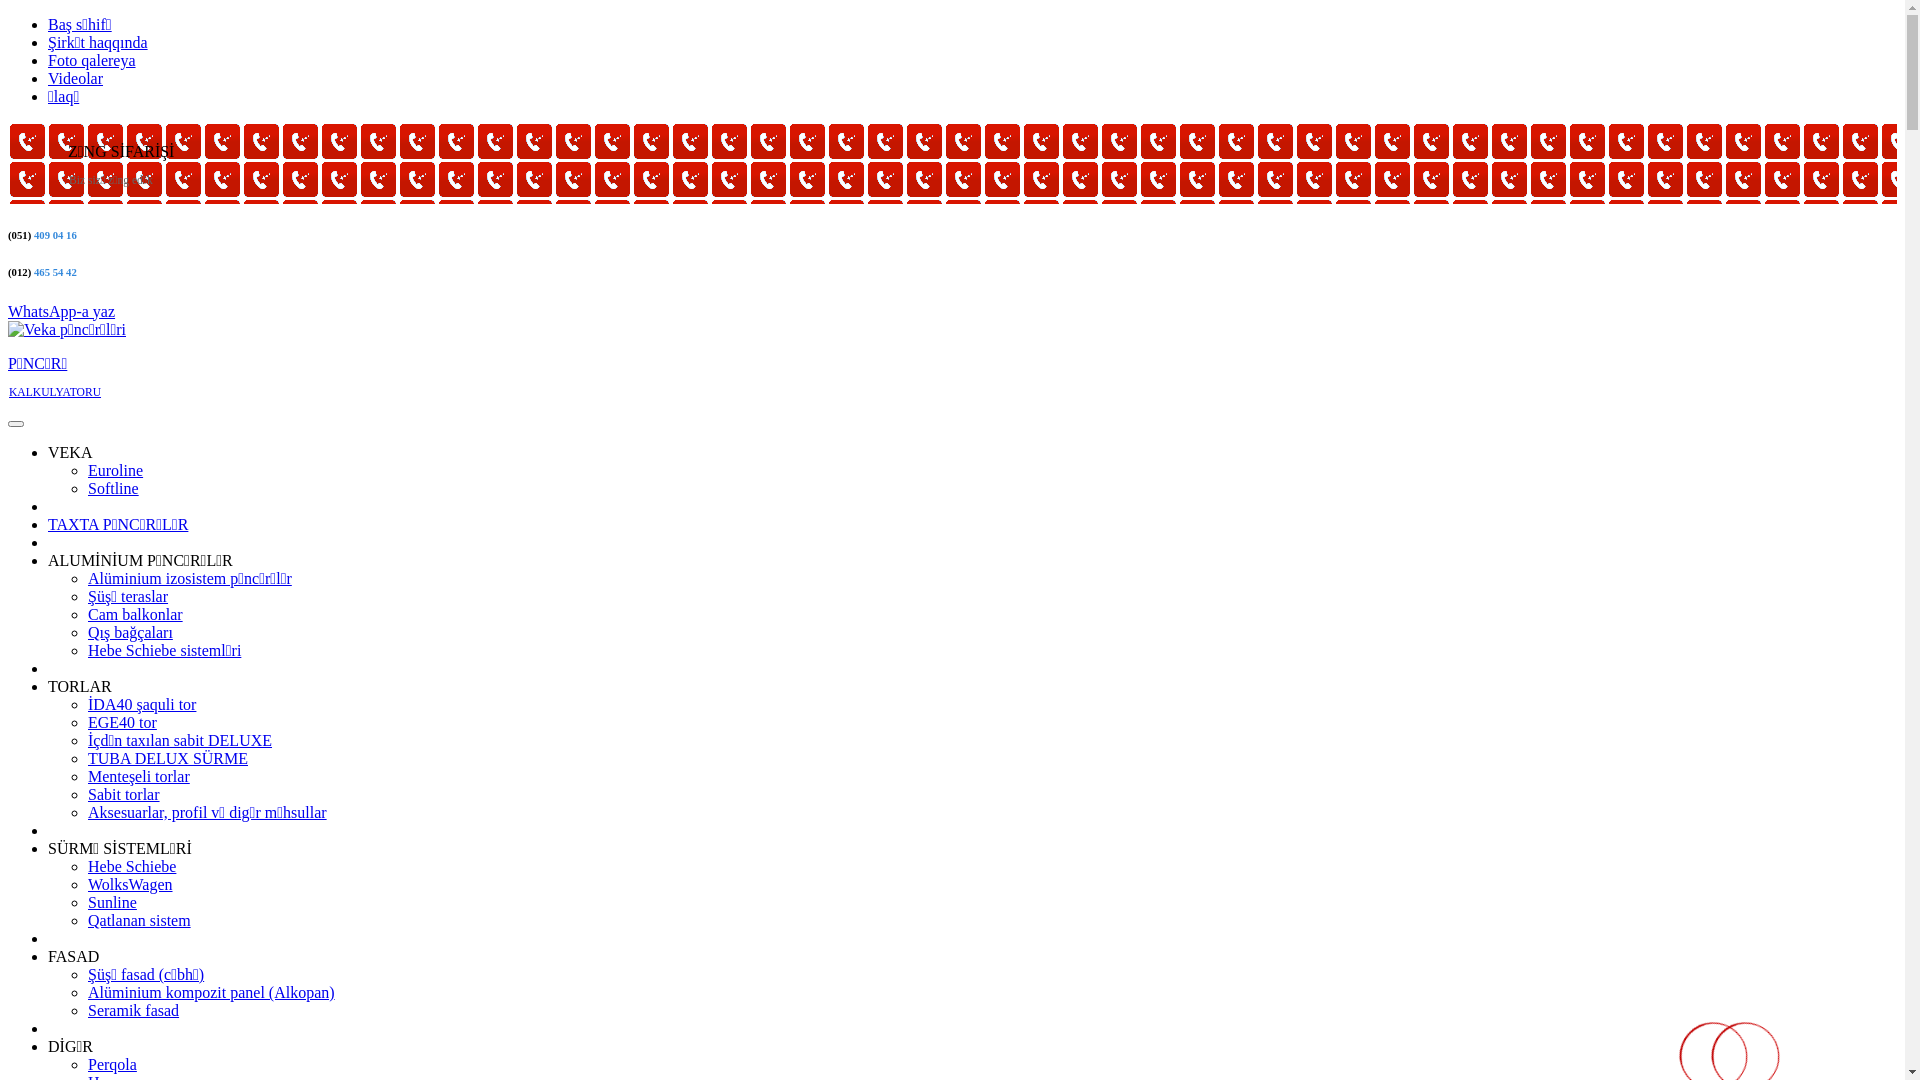  I want to click on 'Qatlanan sistem', so click(86, 920).